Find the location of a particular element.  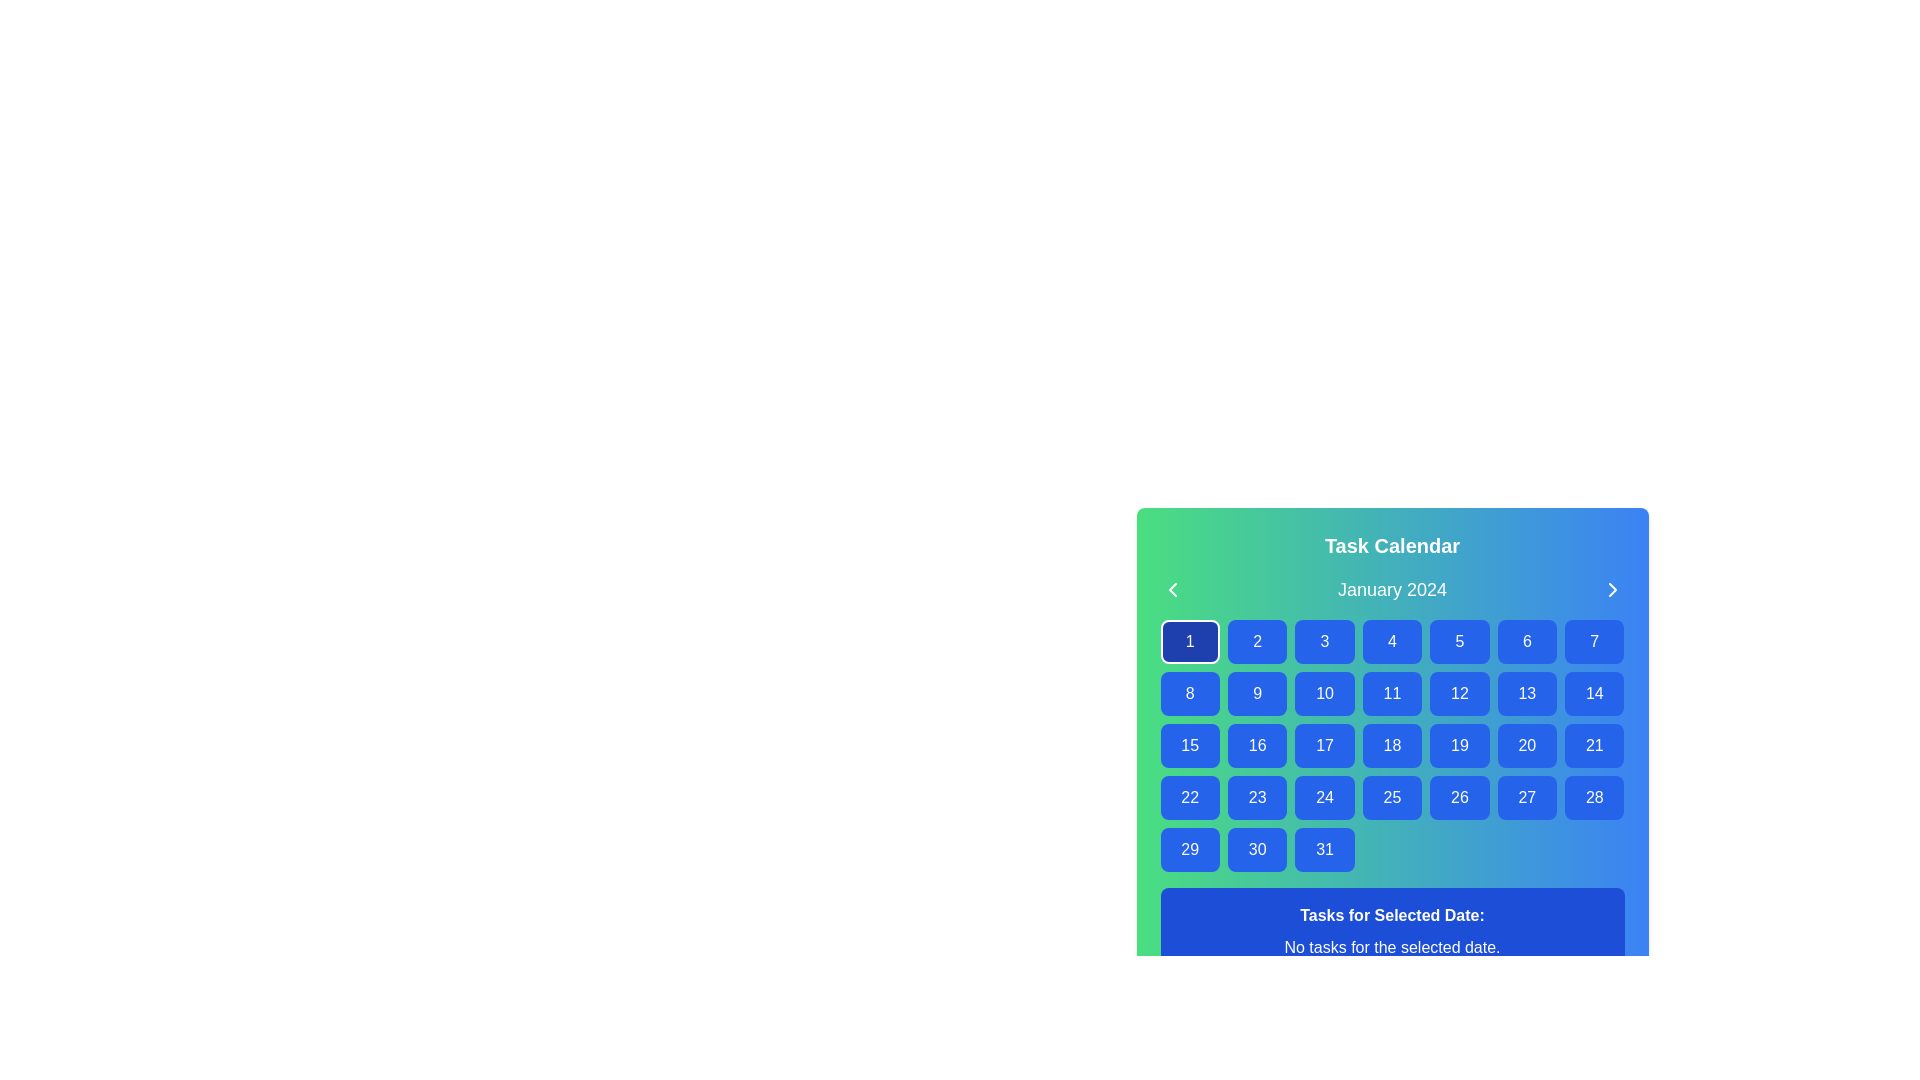

the calendar day cell button for the 30th day located in the bottom row of the calendar grid, specifically the second cell from the left is located at coordinates (1256, 849).